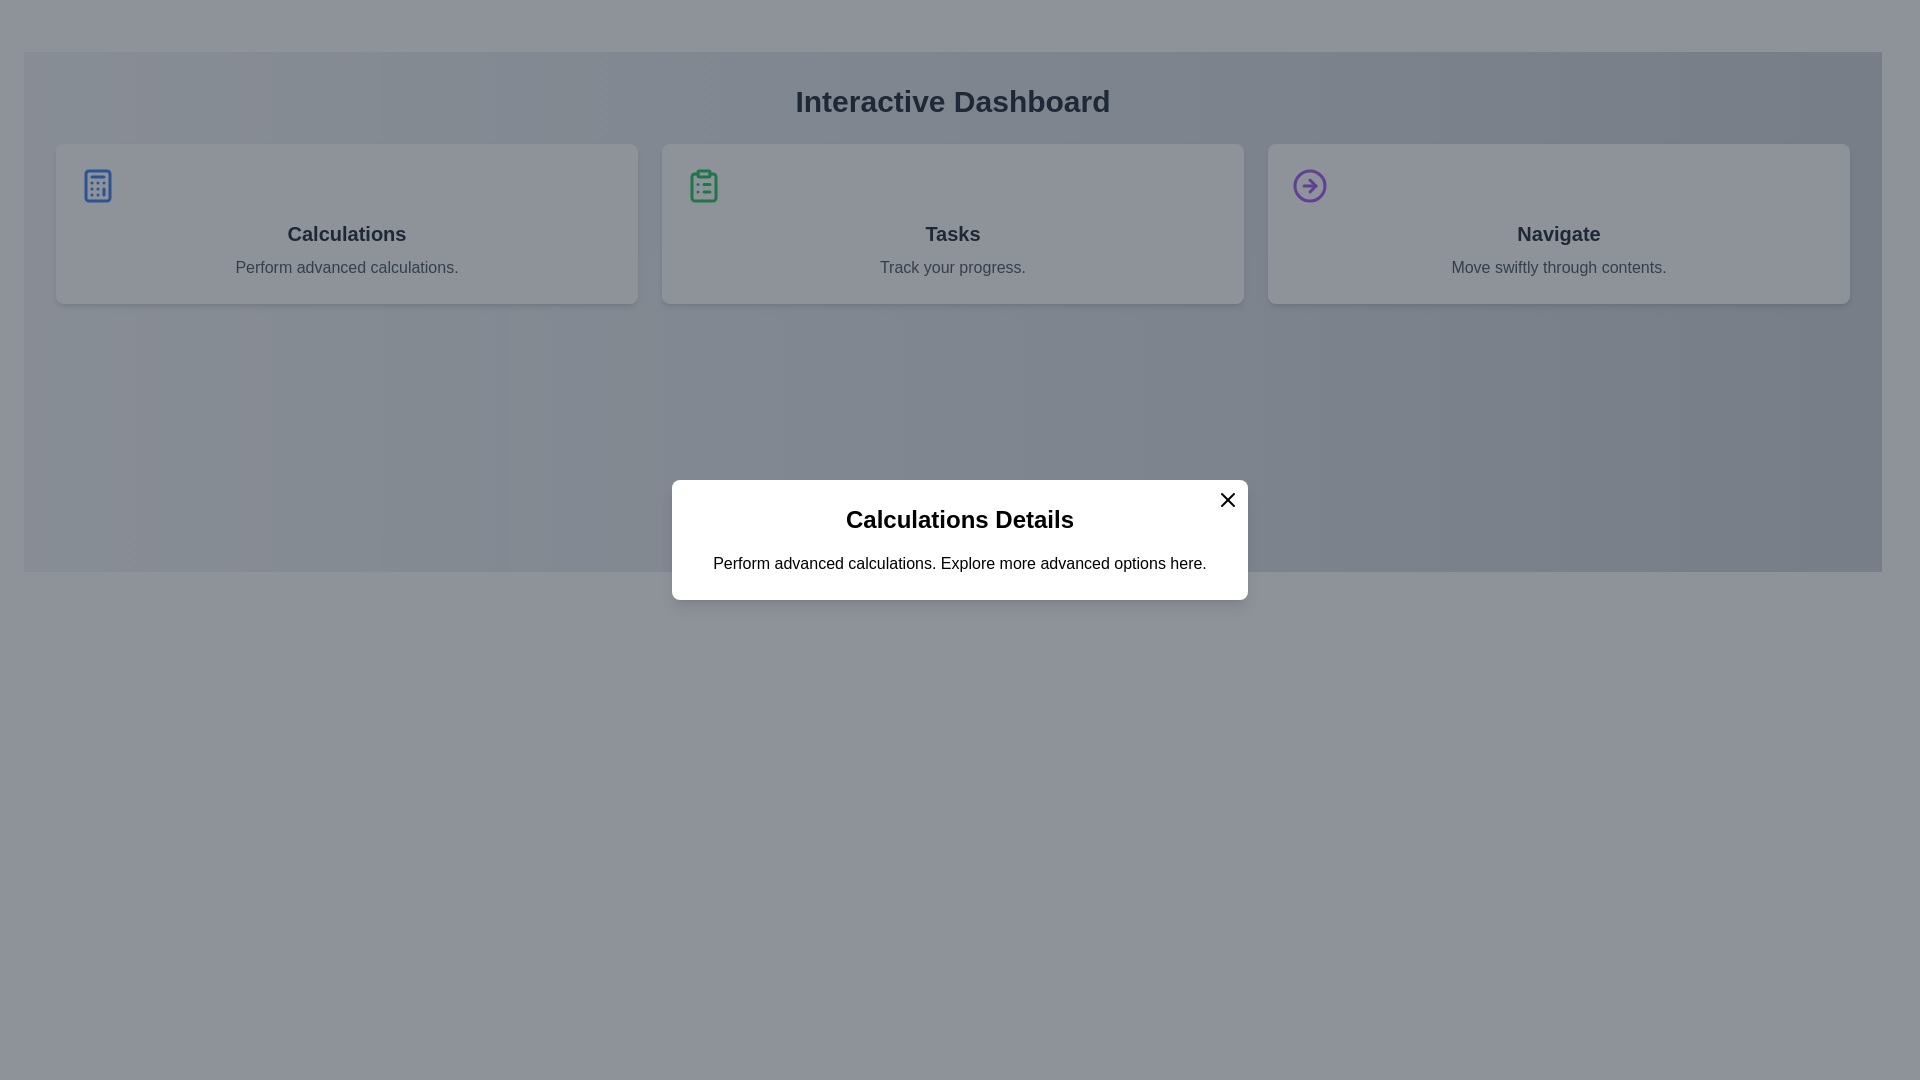 The height and width of the screenshot is (1080, 1920). What do you see at coordinates (1227, 499) in the screenshot?
I see `the close button with an 'X' icon located in the top-right corner of the 'Calculations Details' dialog box` at bounding box center [1227, 499].